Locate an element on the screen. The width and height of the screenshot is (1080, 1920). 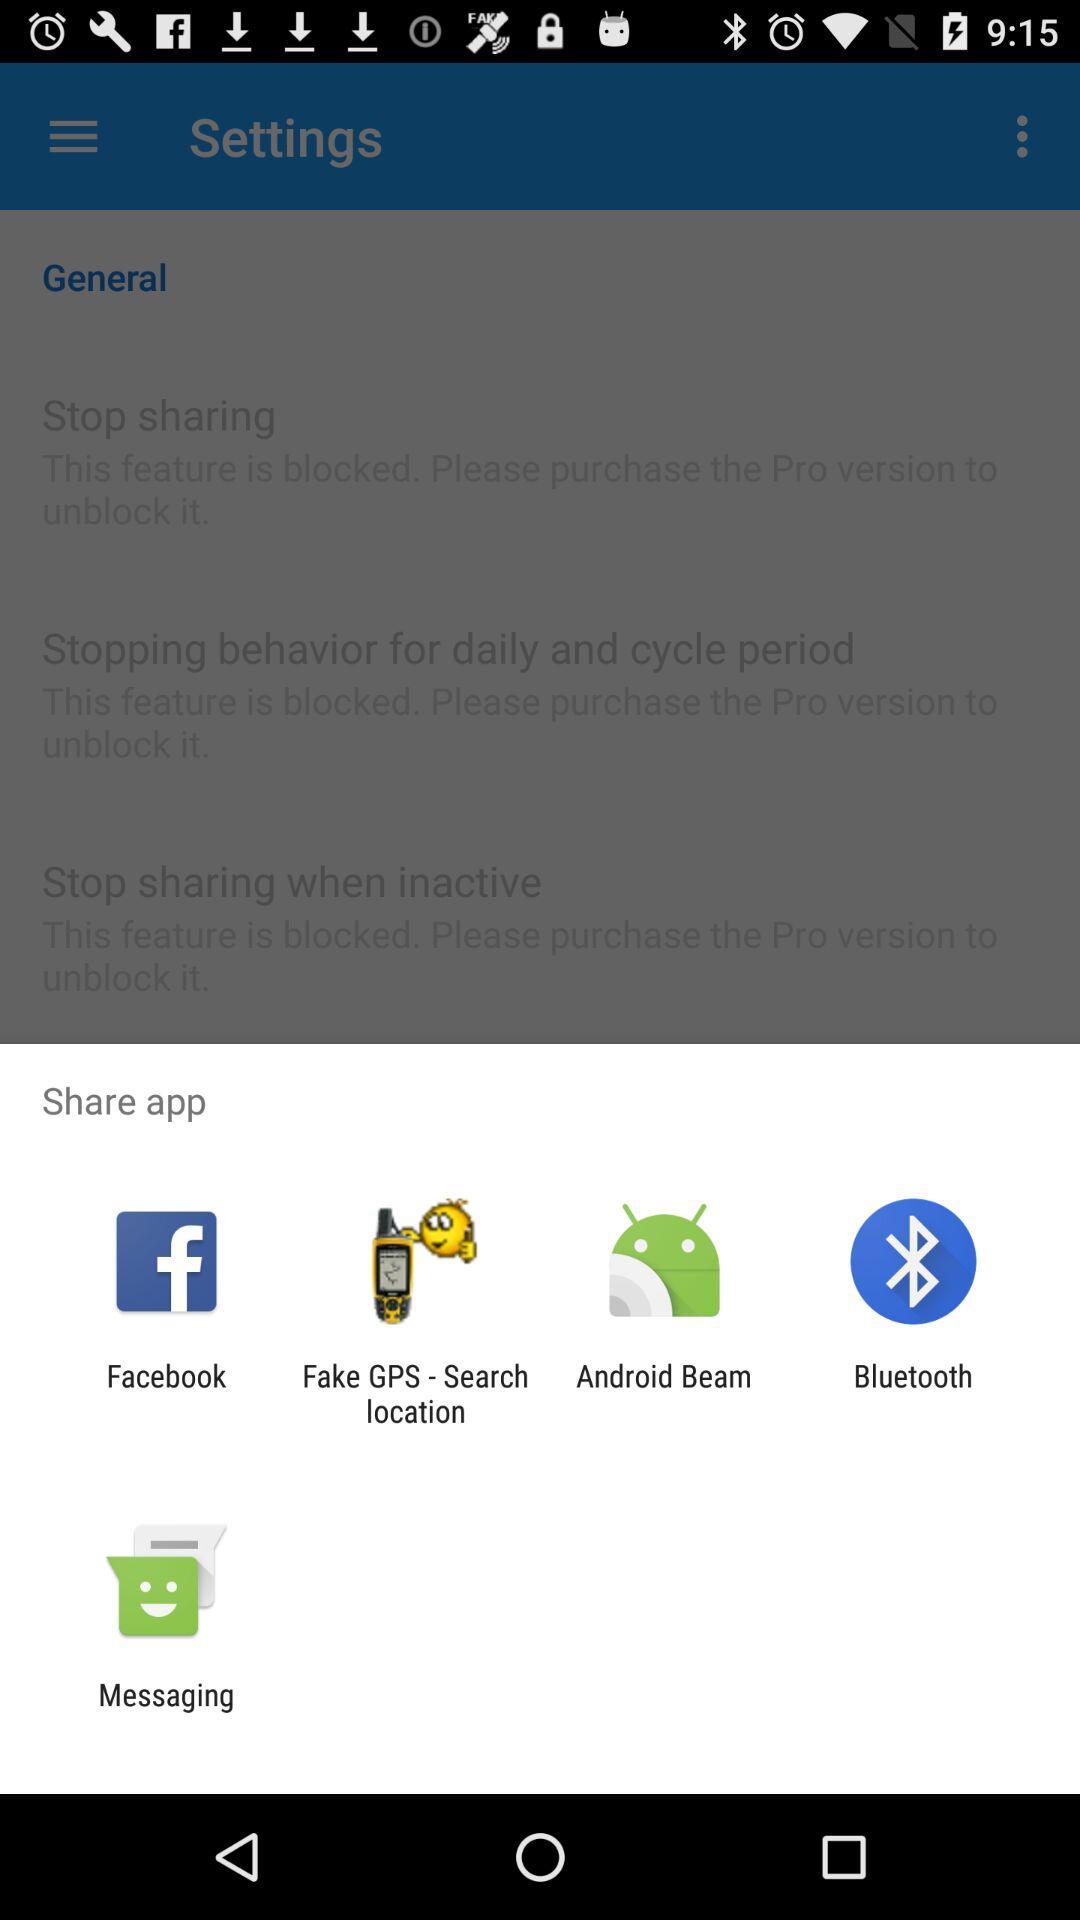
the android beam is located at coordinates (664, 1392).